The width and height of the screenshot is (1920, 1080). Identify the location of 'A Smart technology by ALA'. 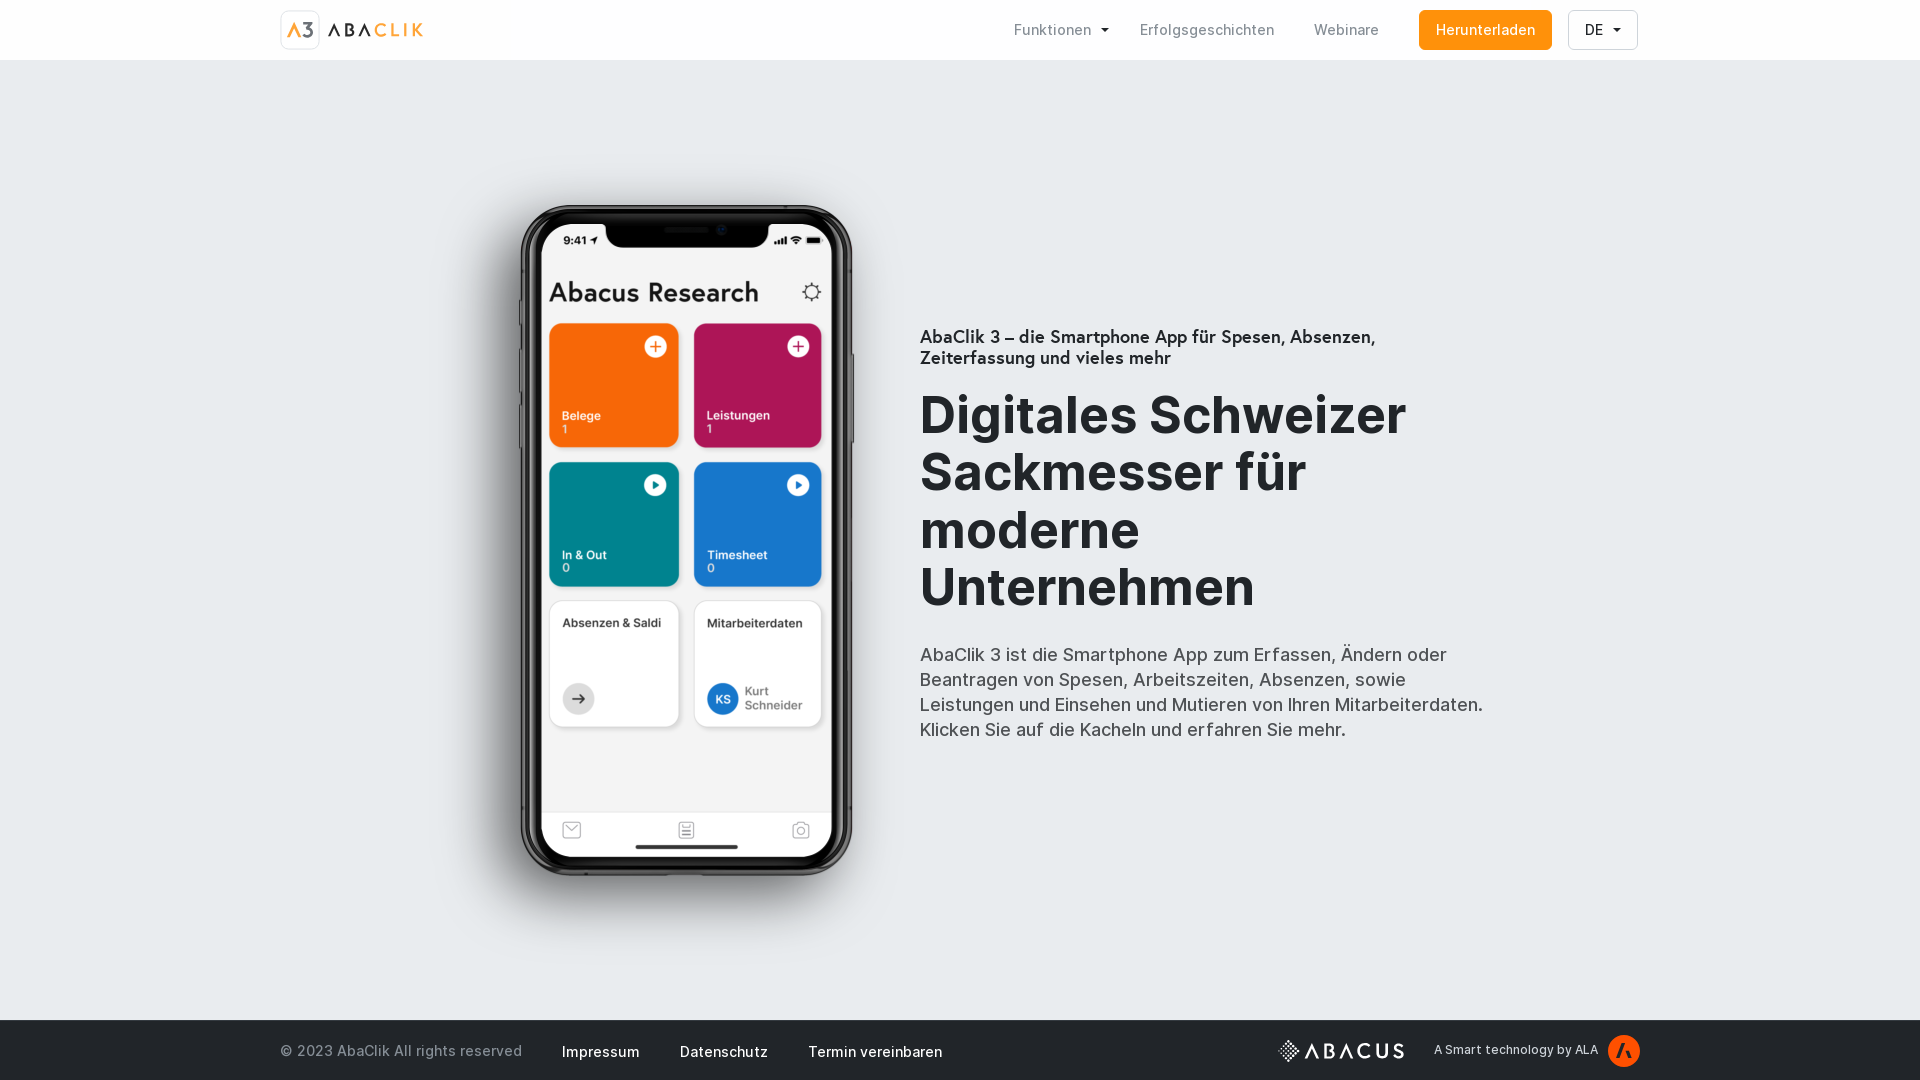
(1535, 1048).